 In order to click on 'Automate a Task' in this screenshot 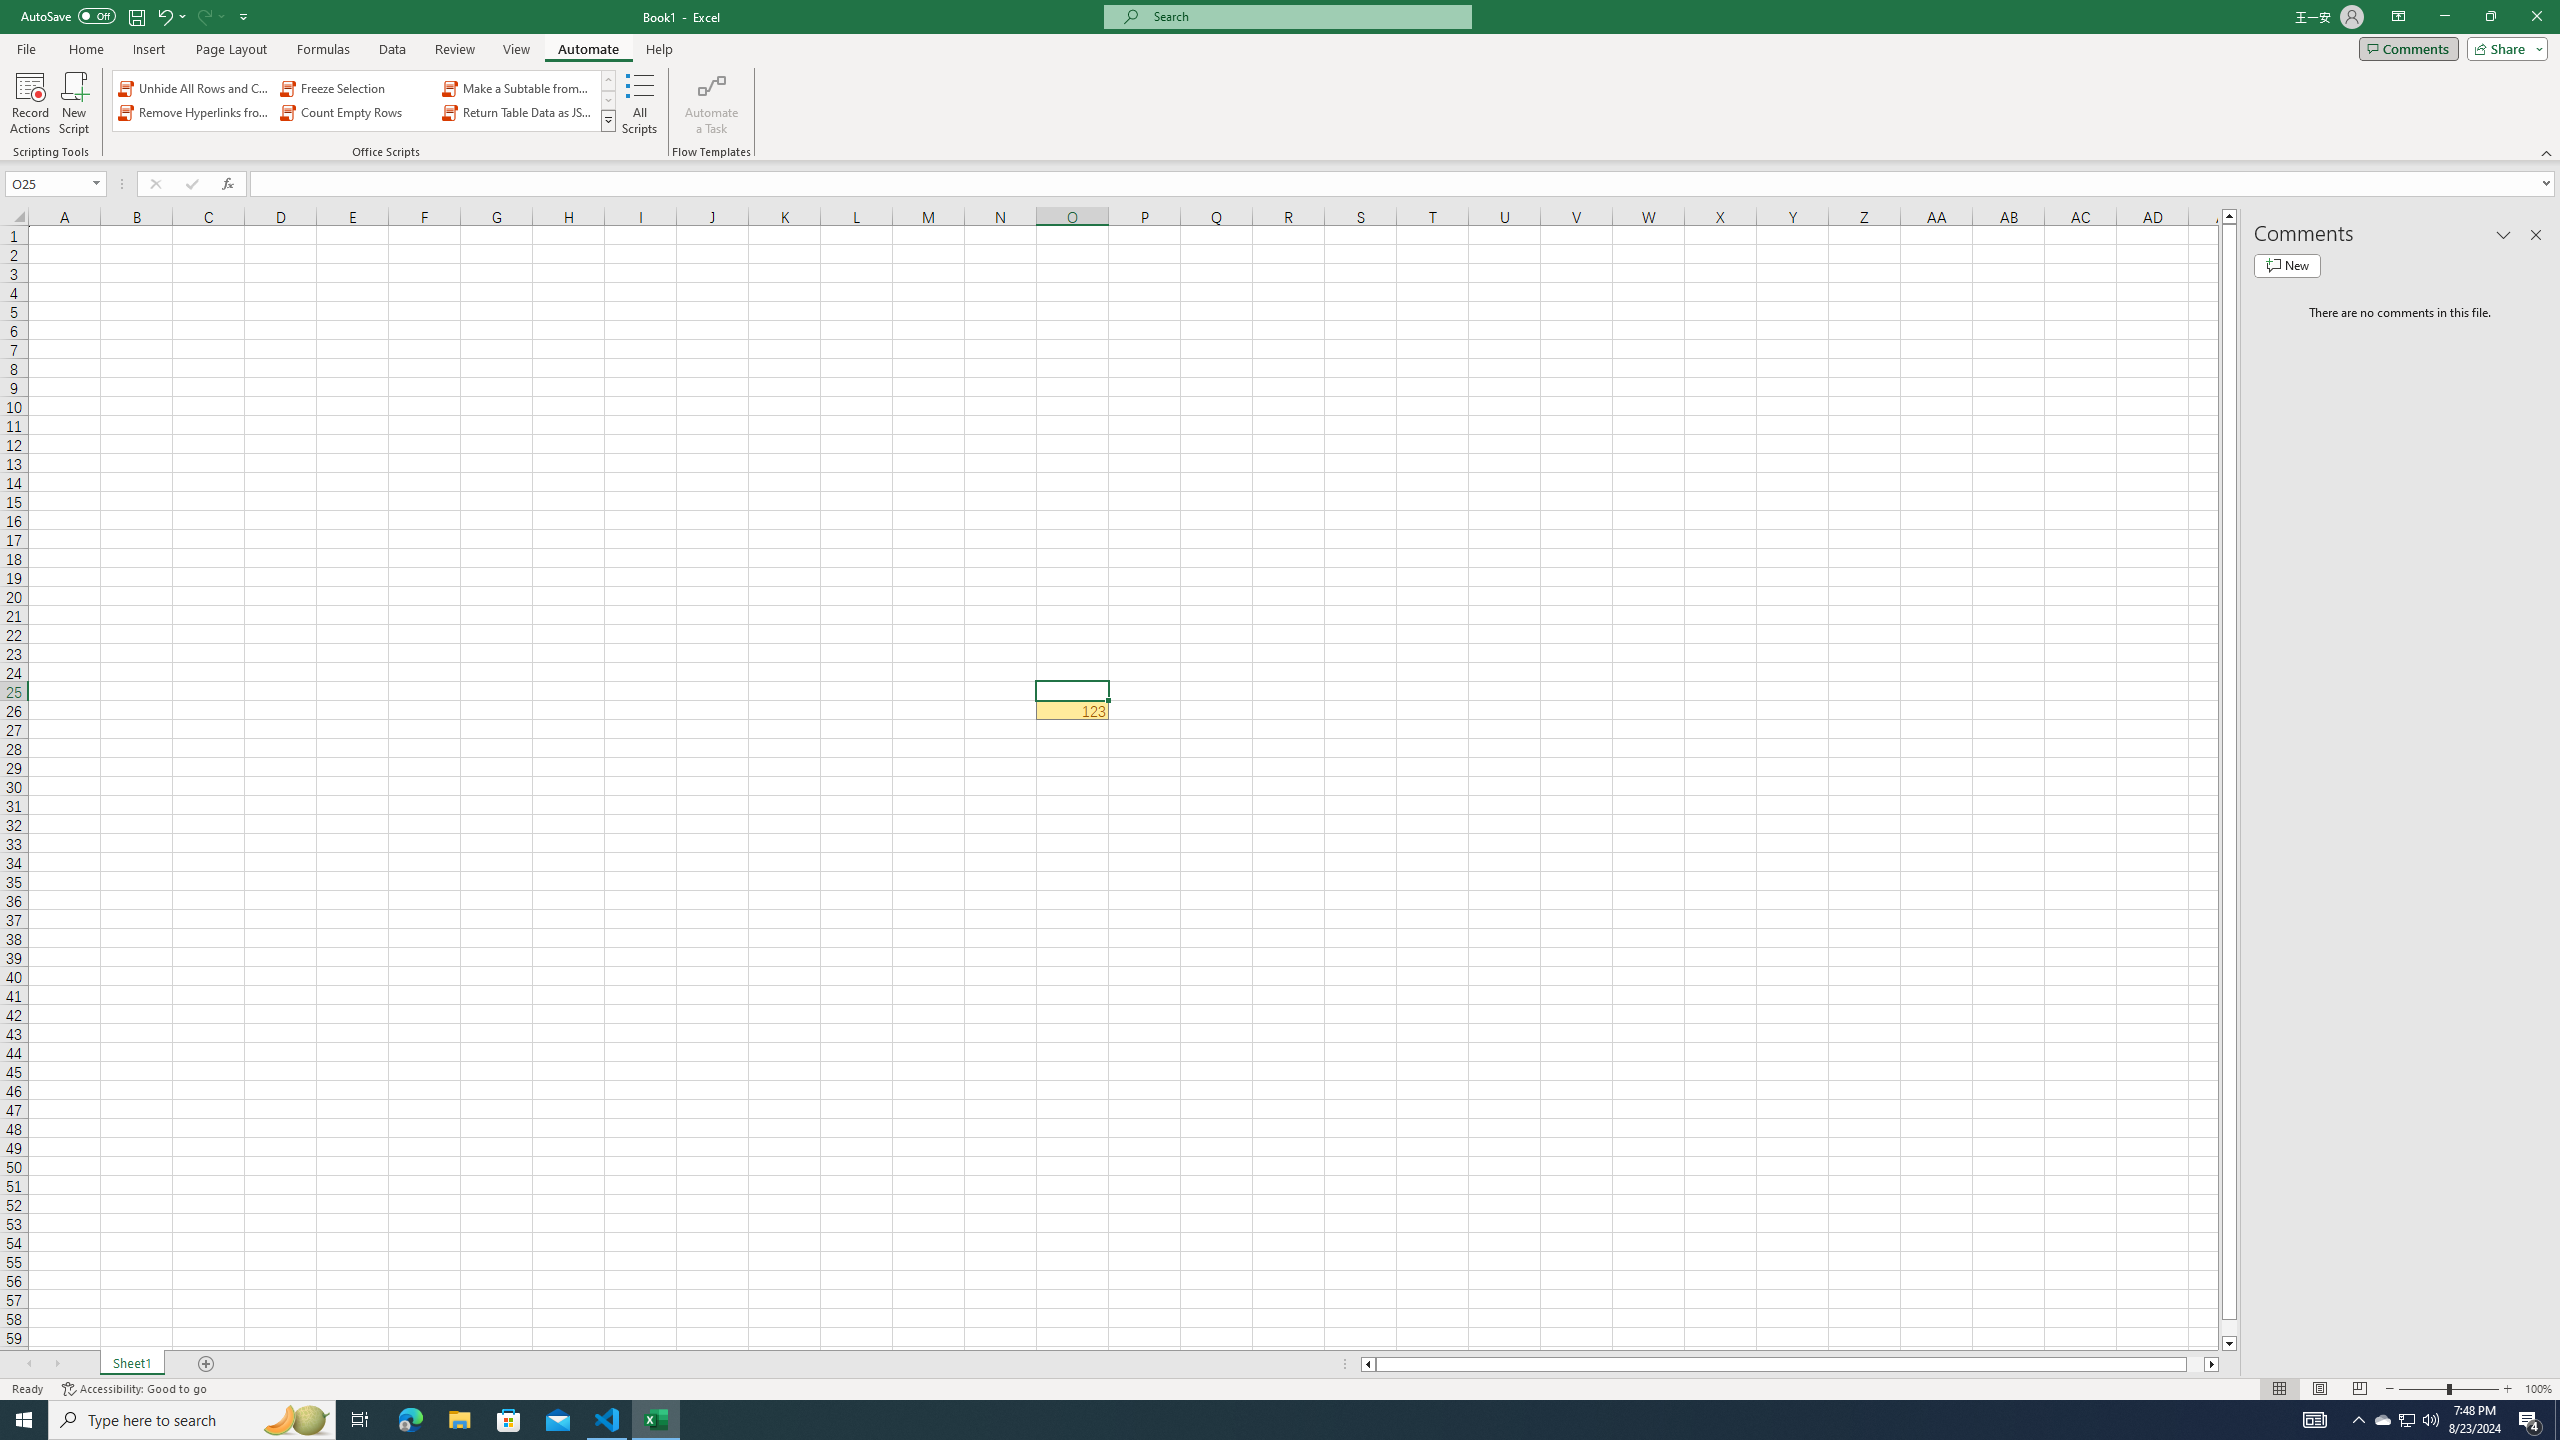, I will do `click(710, 103)`.